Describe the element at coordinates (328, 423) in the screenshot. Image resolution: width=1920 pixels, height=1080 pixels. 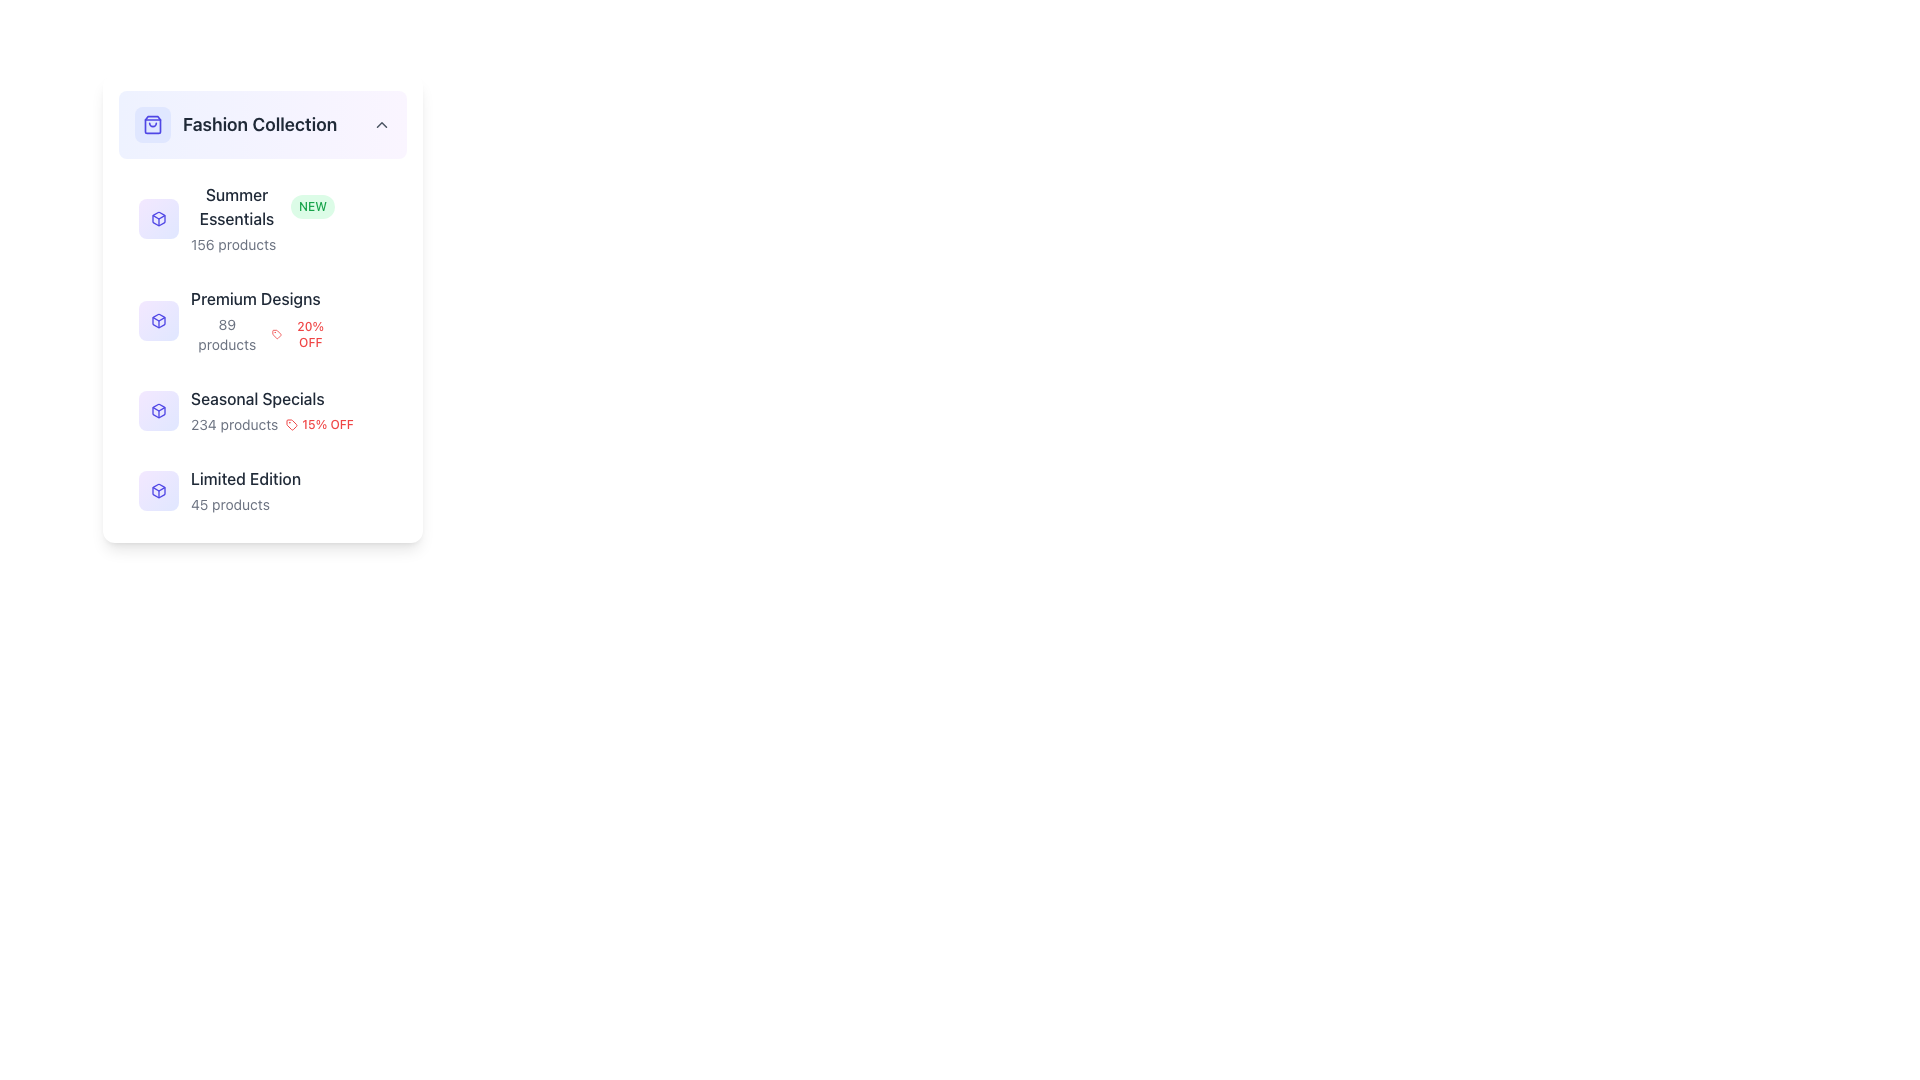
I see `the text label communicating a discount or special offer located under 'Seasonal Specials' to the right of the product count` at that location.